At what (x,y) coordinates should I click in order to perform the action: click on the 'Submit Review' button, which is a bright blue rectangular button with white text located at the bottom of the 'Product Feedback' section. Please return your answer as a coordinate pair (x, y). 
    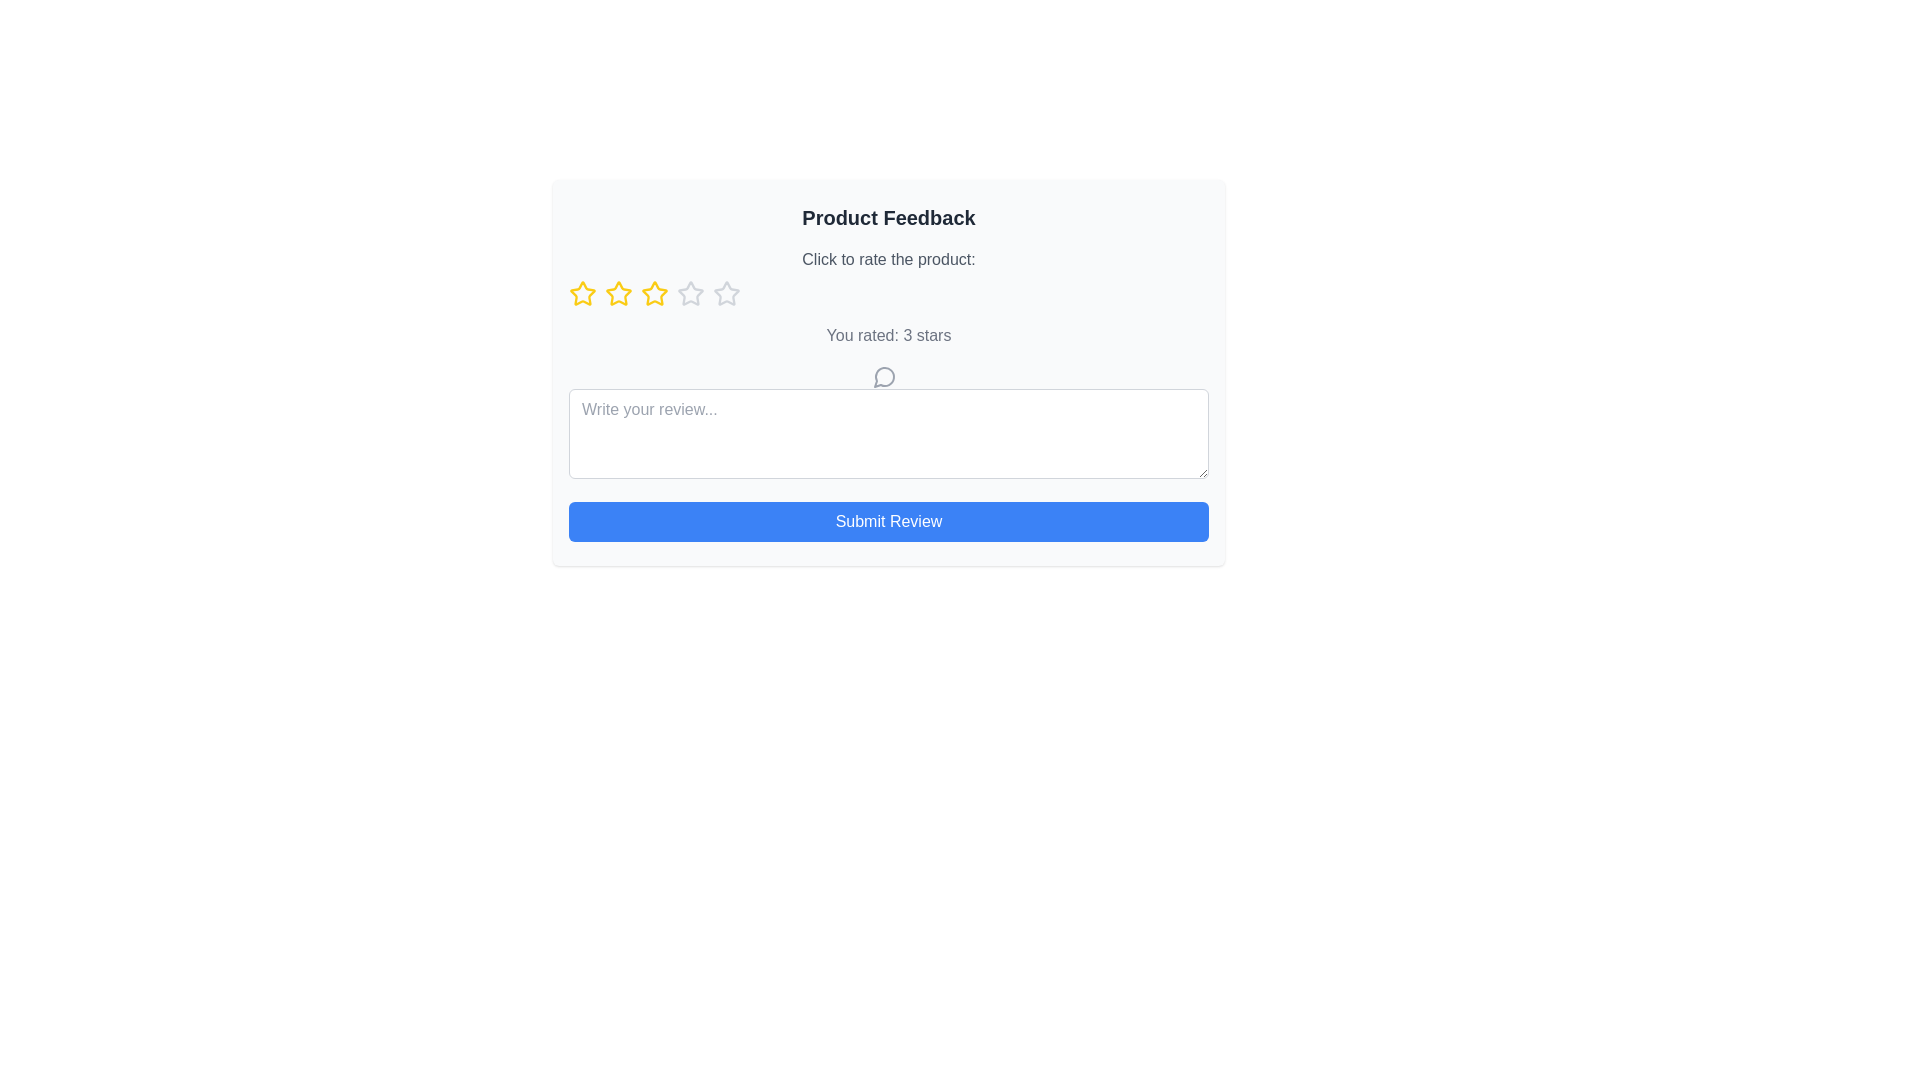
    Looking at the image, I should click on (887, 519).